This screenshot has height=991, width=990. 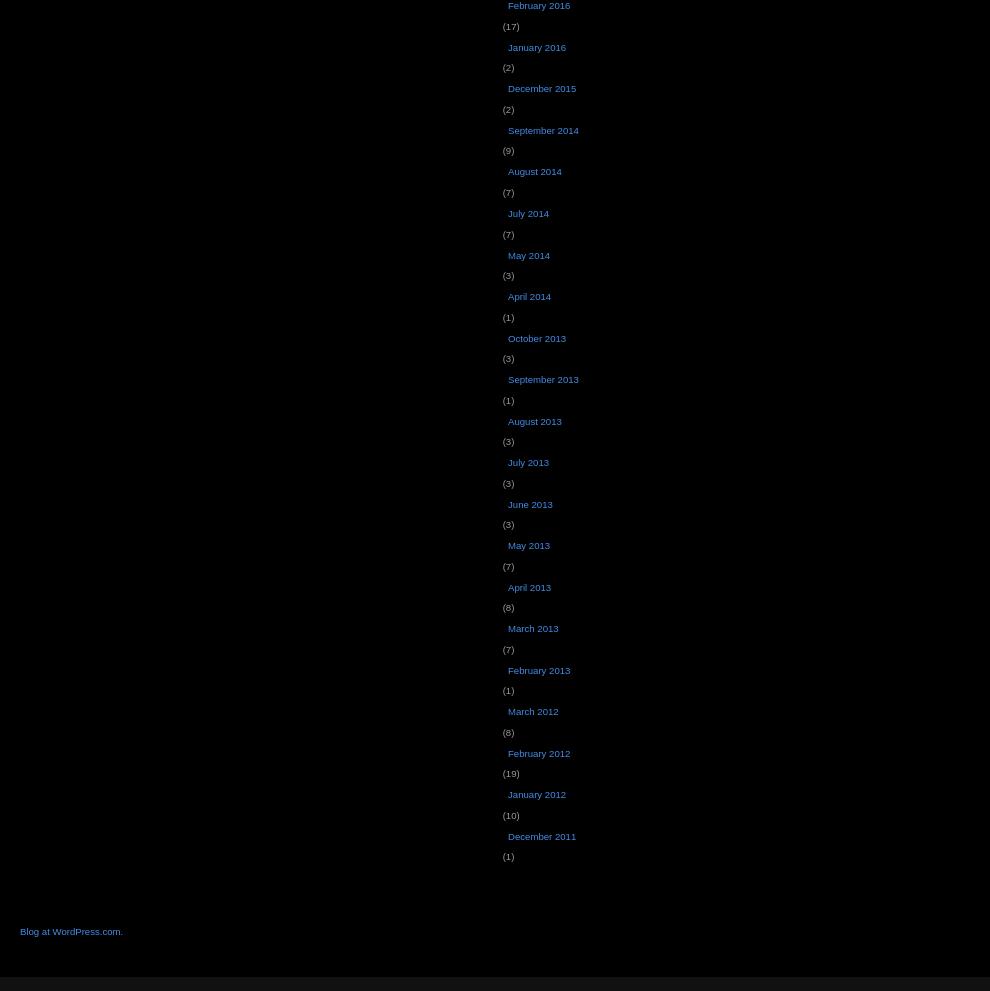 I want to click on '(10)', so click(x=508, y=813).